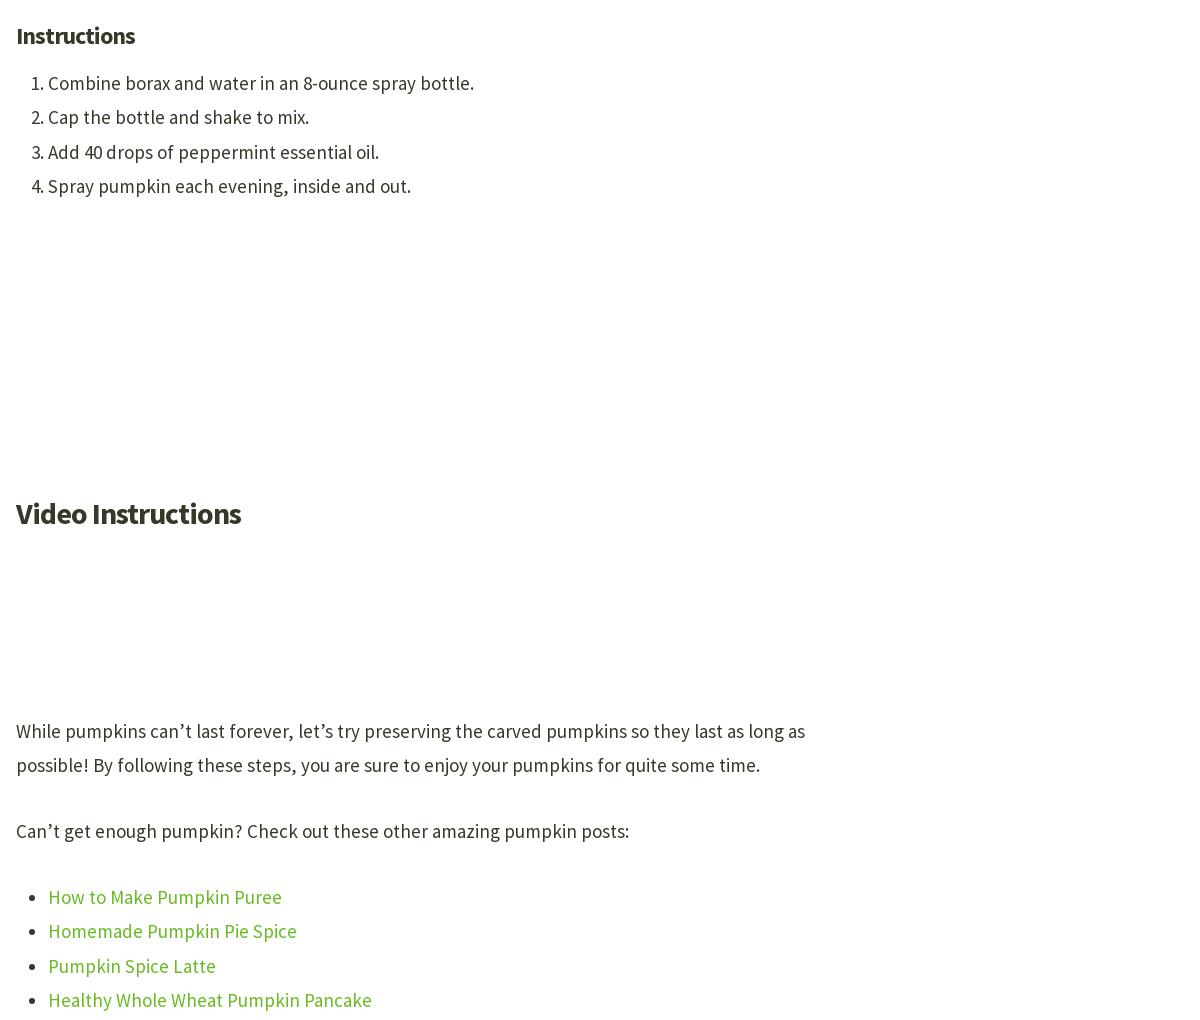 The width and height of the screenshot is (1200, 1020). What do you see at coordinates (322, 829) in the screenshot?
I see `'Can’t get enough pumpkin? Check out these other amazing pumpkin posts:'` at bounding box center [322, 829].